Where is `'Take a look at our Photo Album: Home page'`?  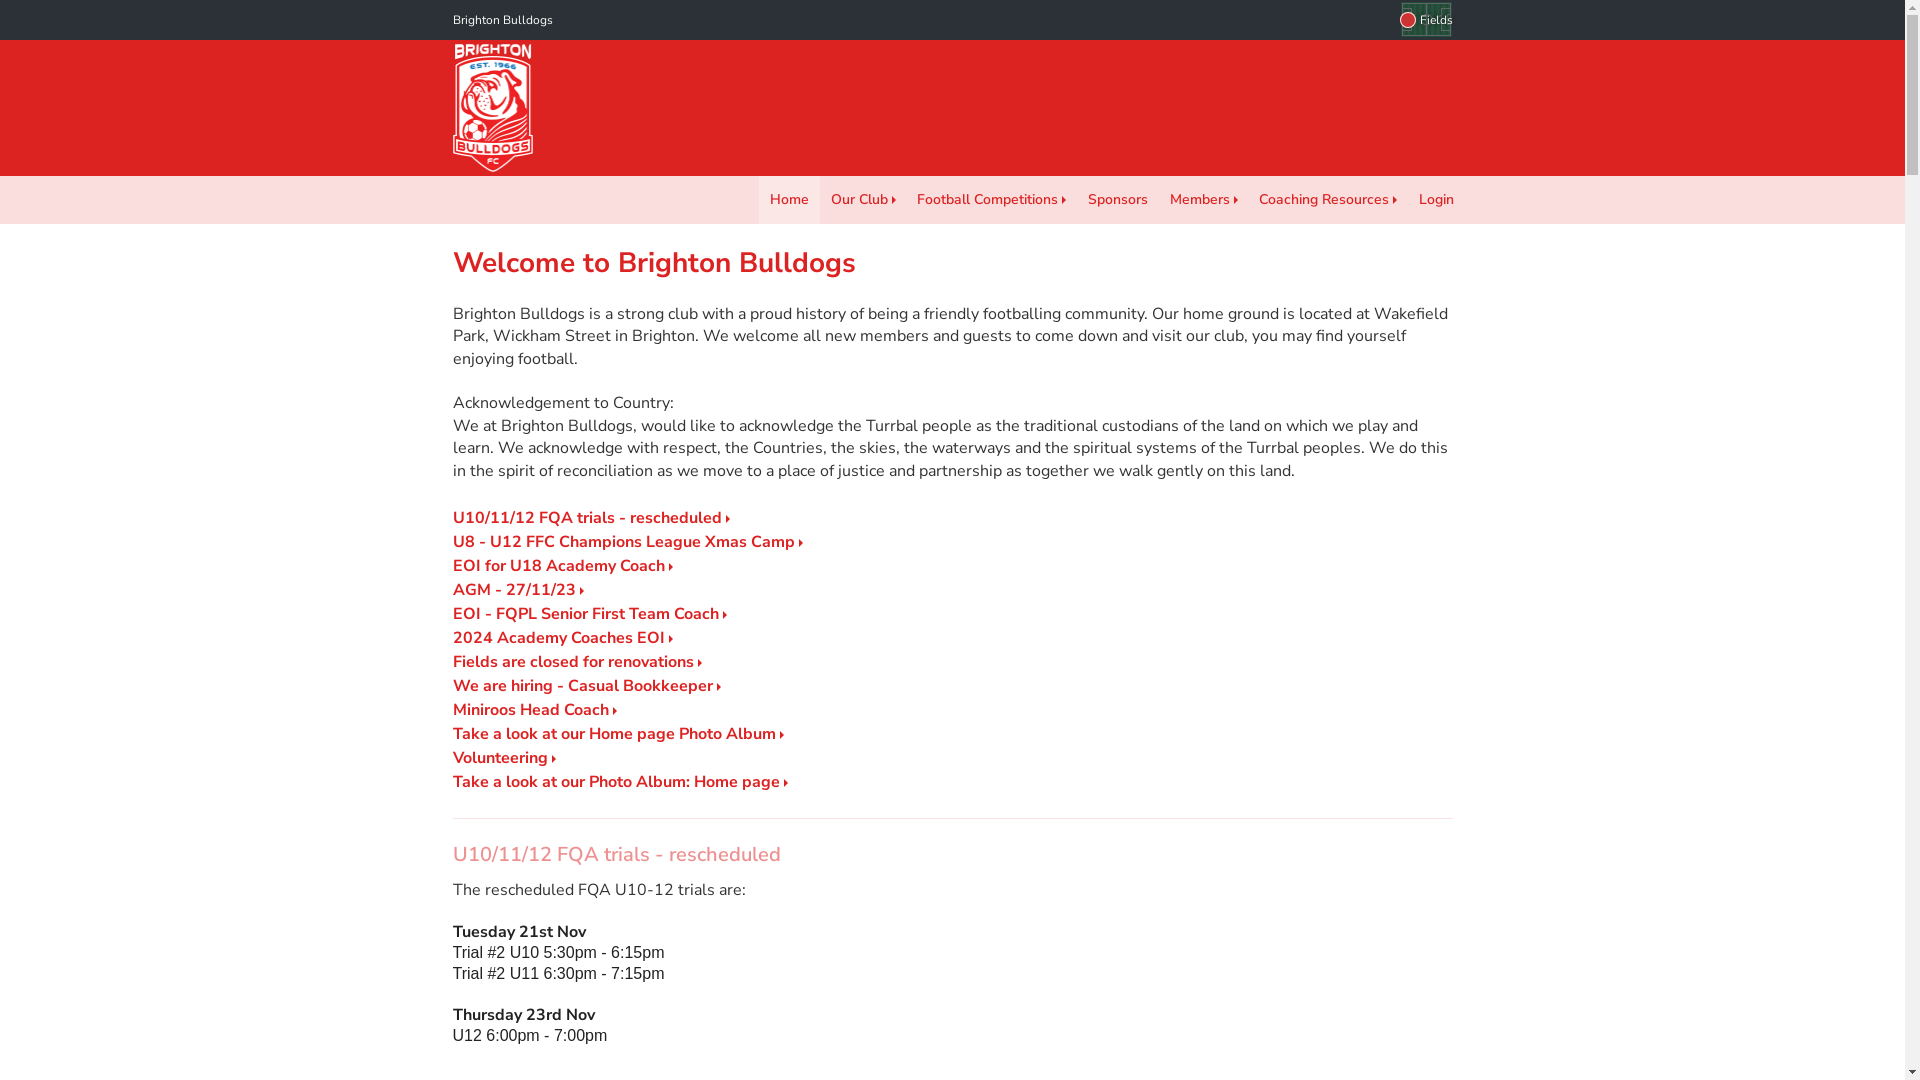 'Take a look at our Photo Album: Home page' is located at coordinates (618, 781).